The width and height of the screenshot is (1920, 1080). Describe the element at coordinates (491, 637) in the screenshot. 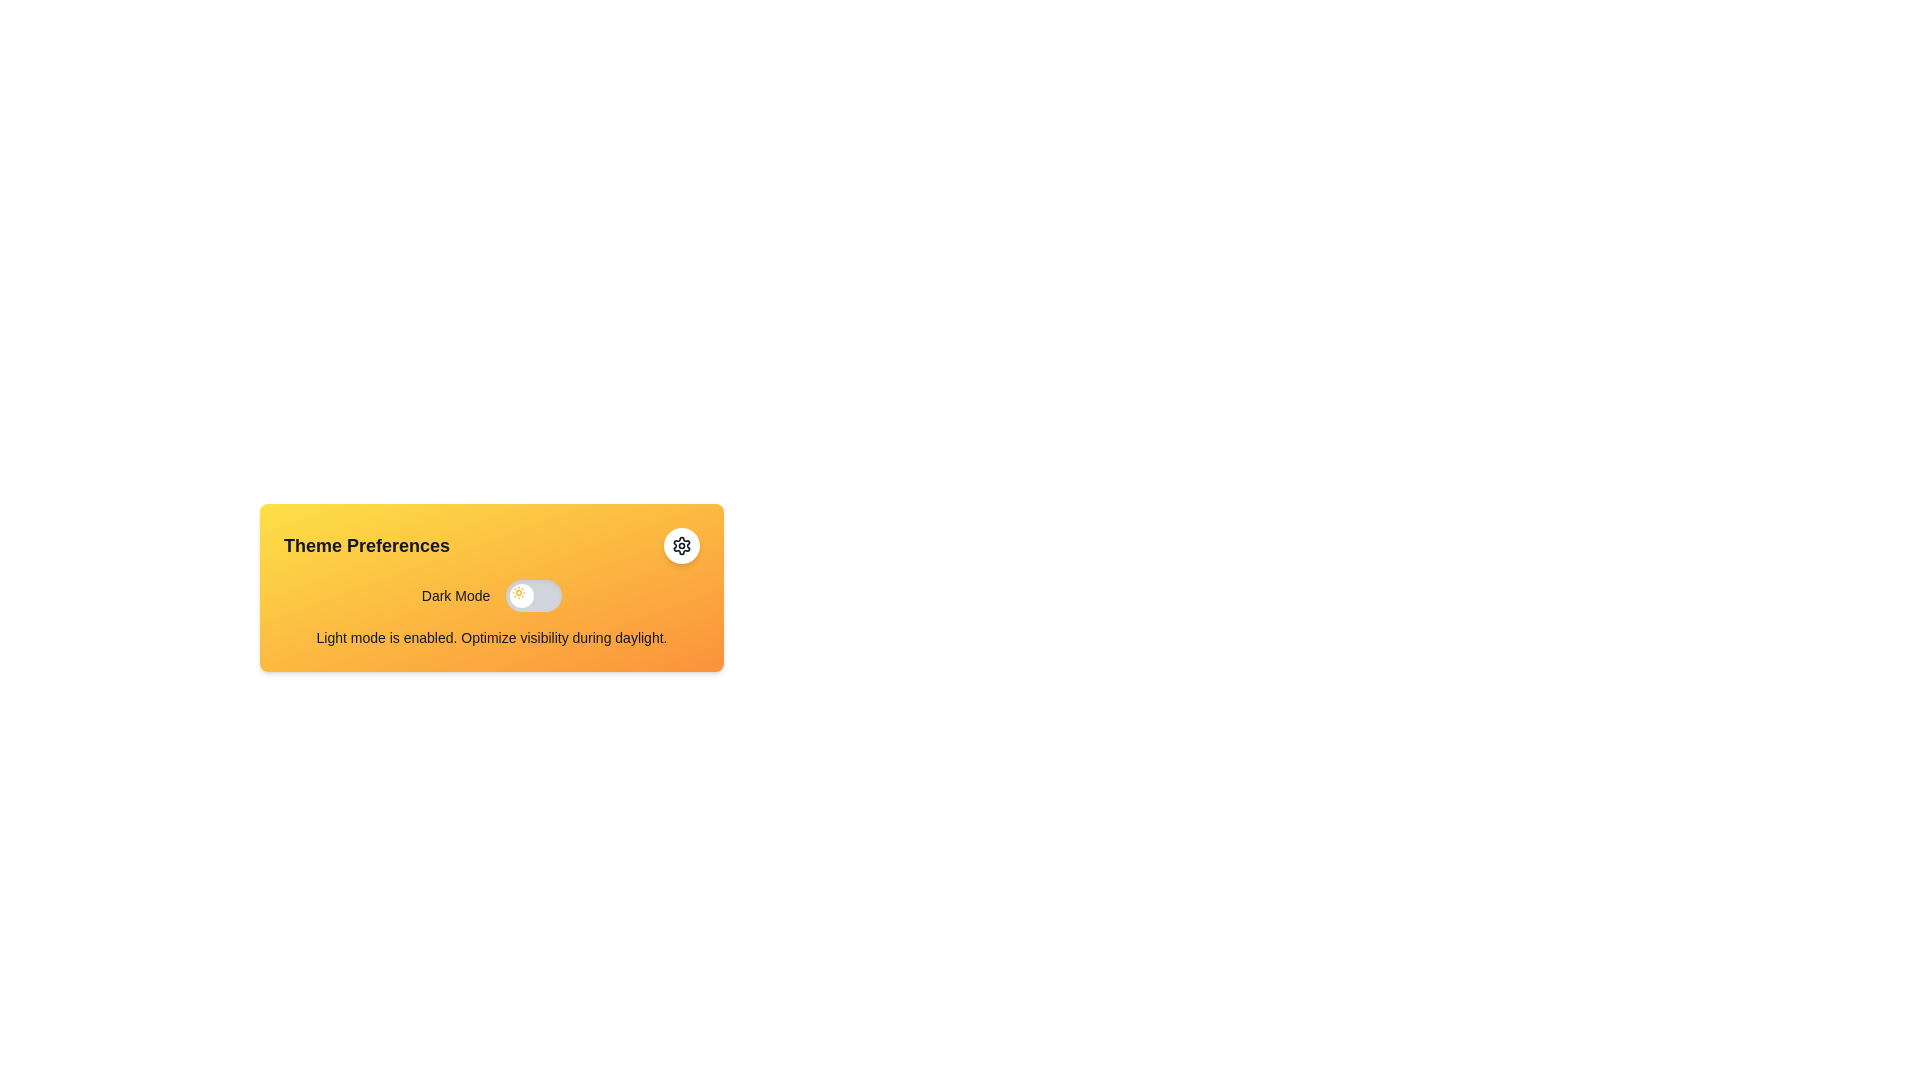

I see `the informational text that states the light mode is currently enabled, located below the 'Dark Mode' toggle switch in the 'Theme Preferences' card` at that location.